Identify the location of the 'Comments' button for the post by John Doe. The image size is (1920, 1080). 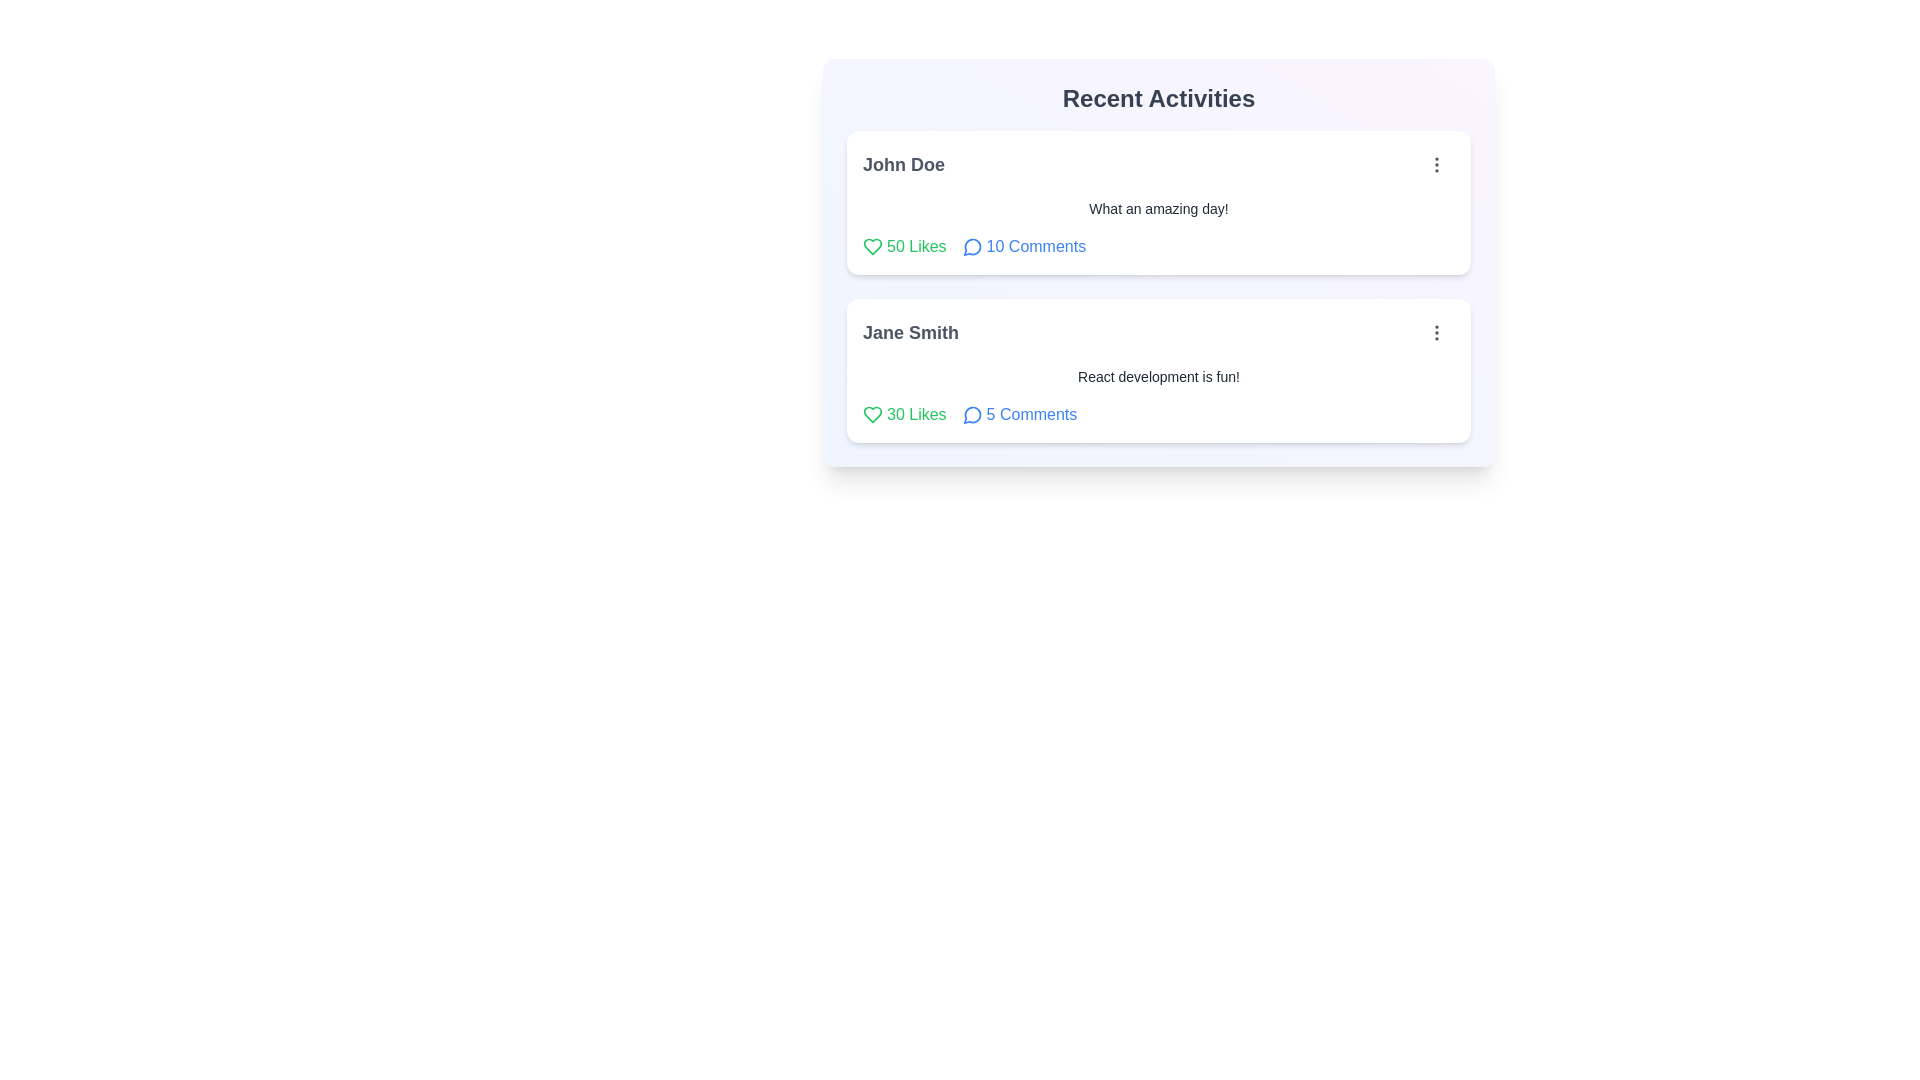
(1024, 245).